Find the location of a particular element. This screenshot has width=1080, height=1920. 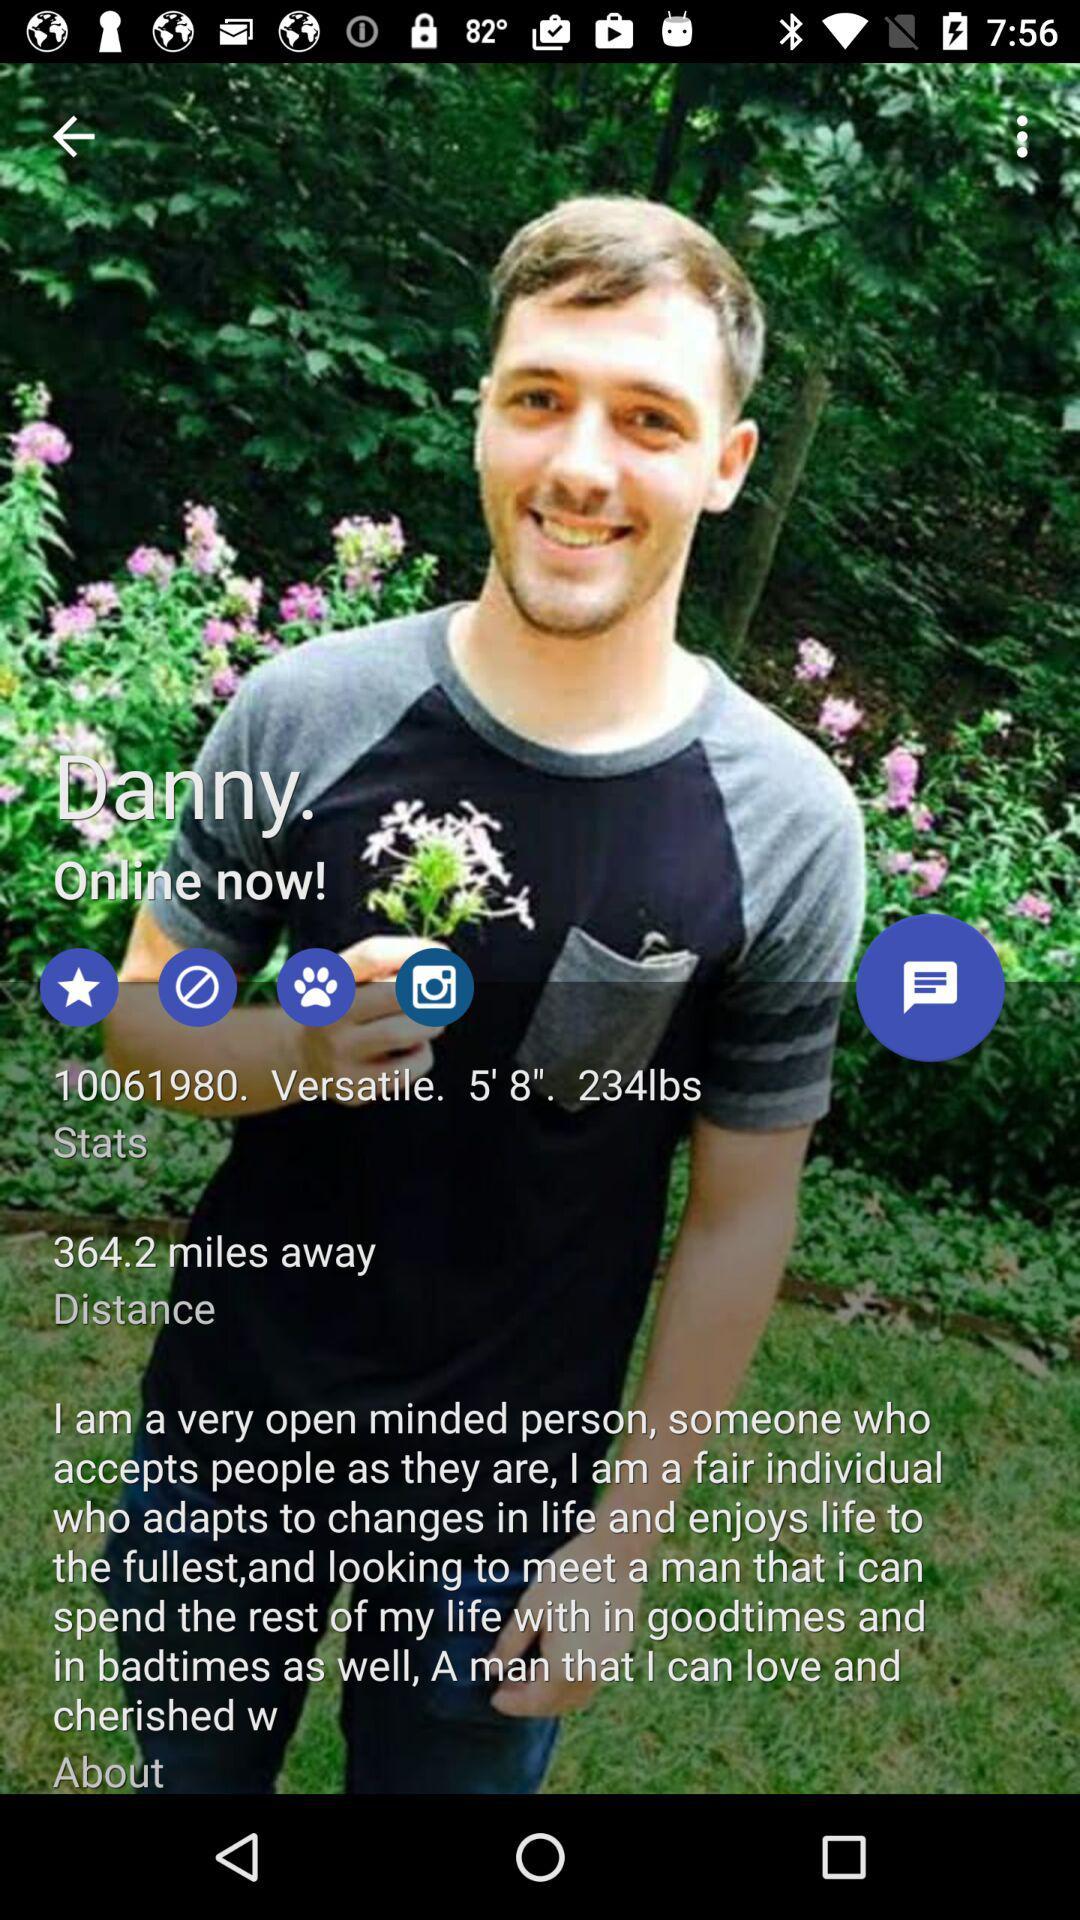

the chat icon is located at coordinates (930, 995).